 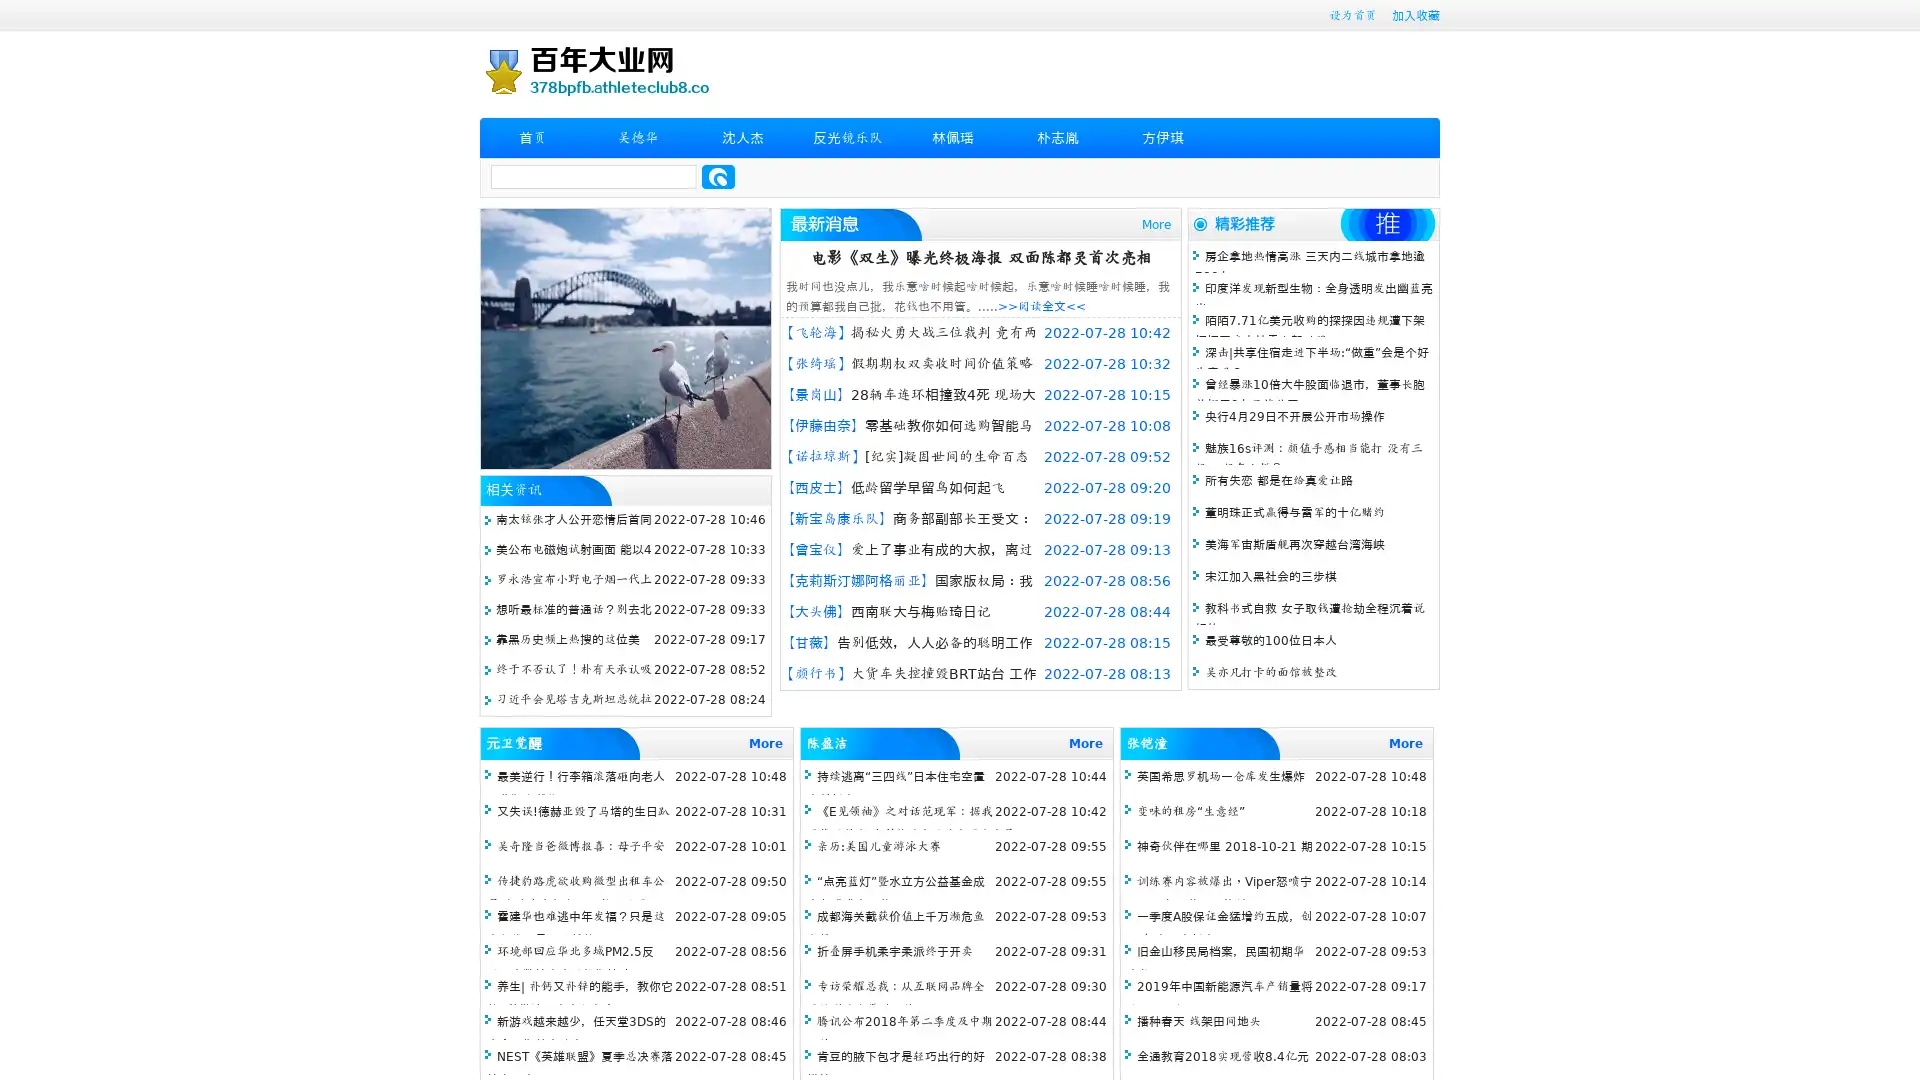 What do you see at coordinates (718, 176) in the screenshot?
I see `Search` at bounding box center [718, 176].